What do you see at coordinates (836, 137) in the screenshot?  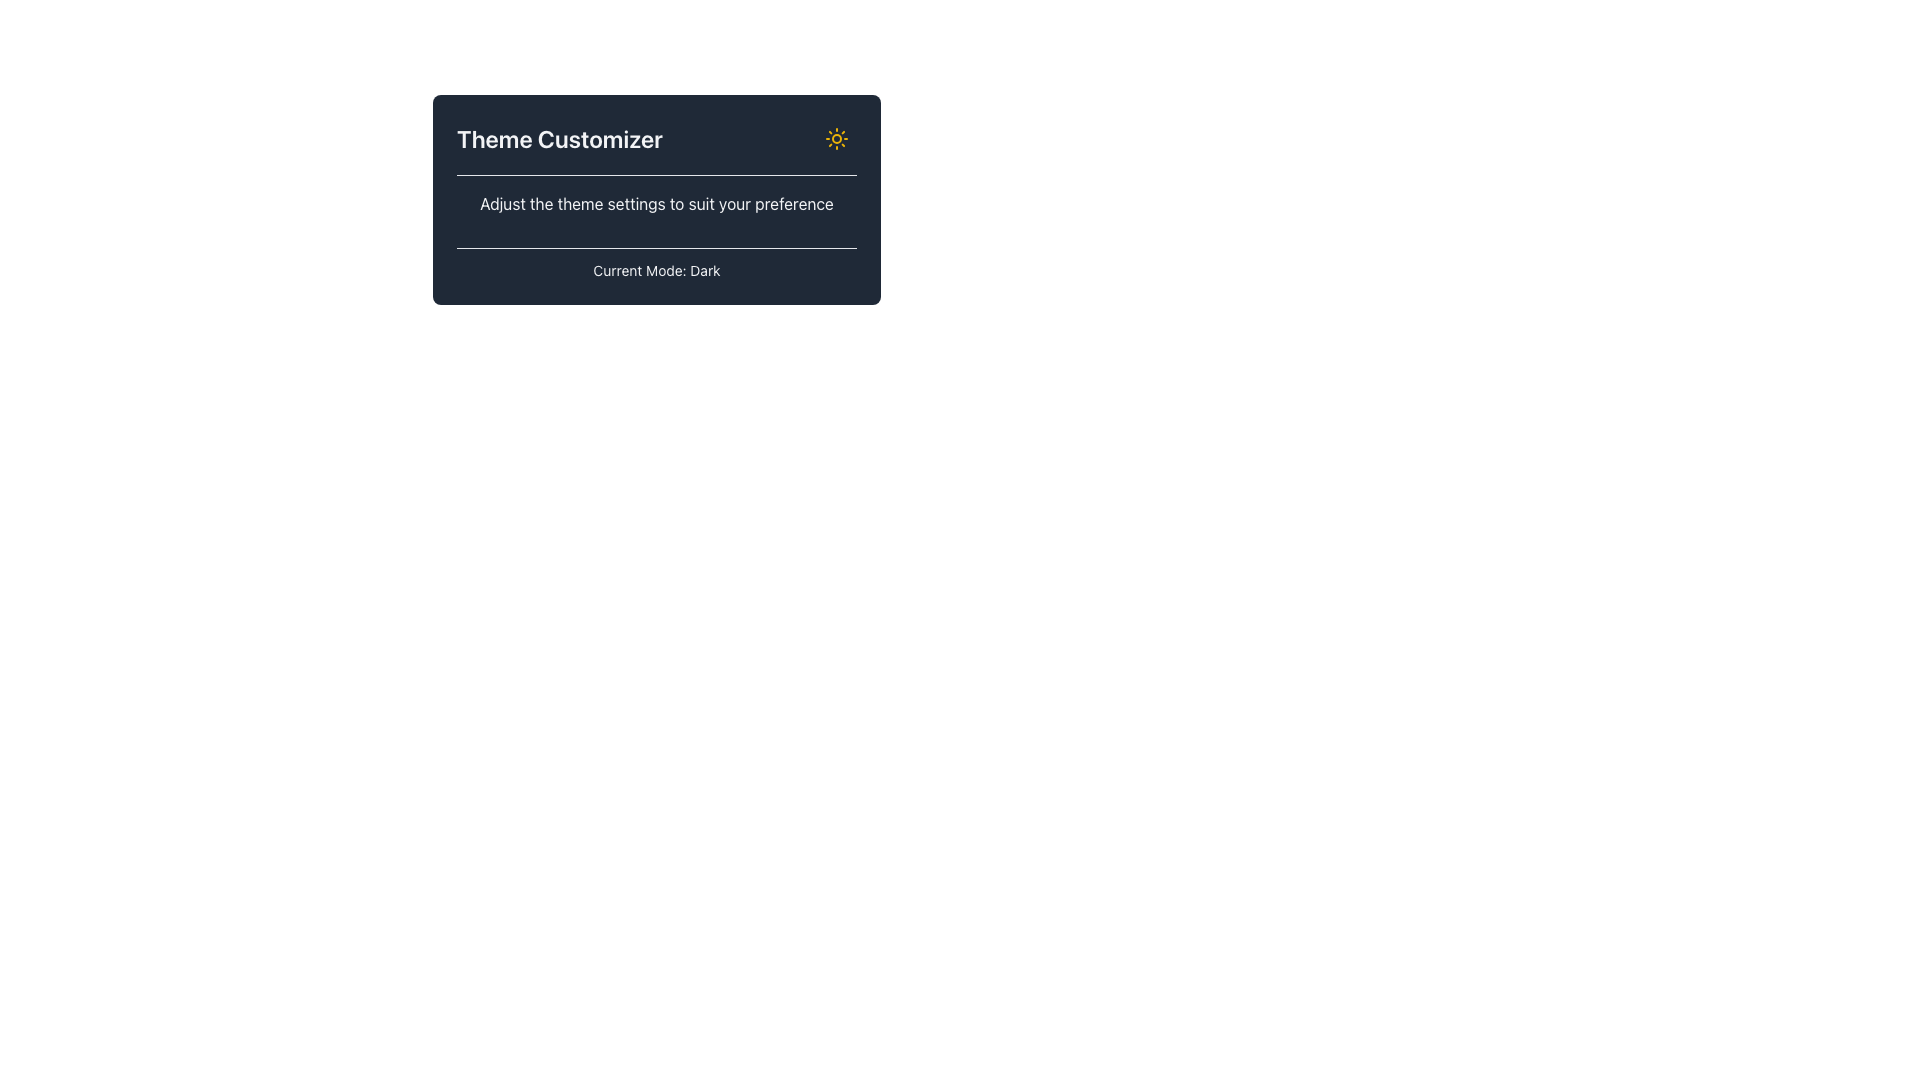 I see `the yellow sun icon located in the top-right section of the Theme Customizer interface` at bounding box center [836, 137].